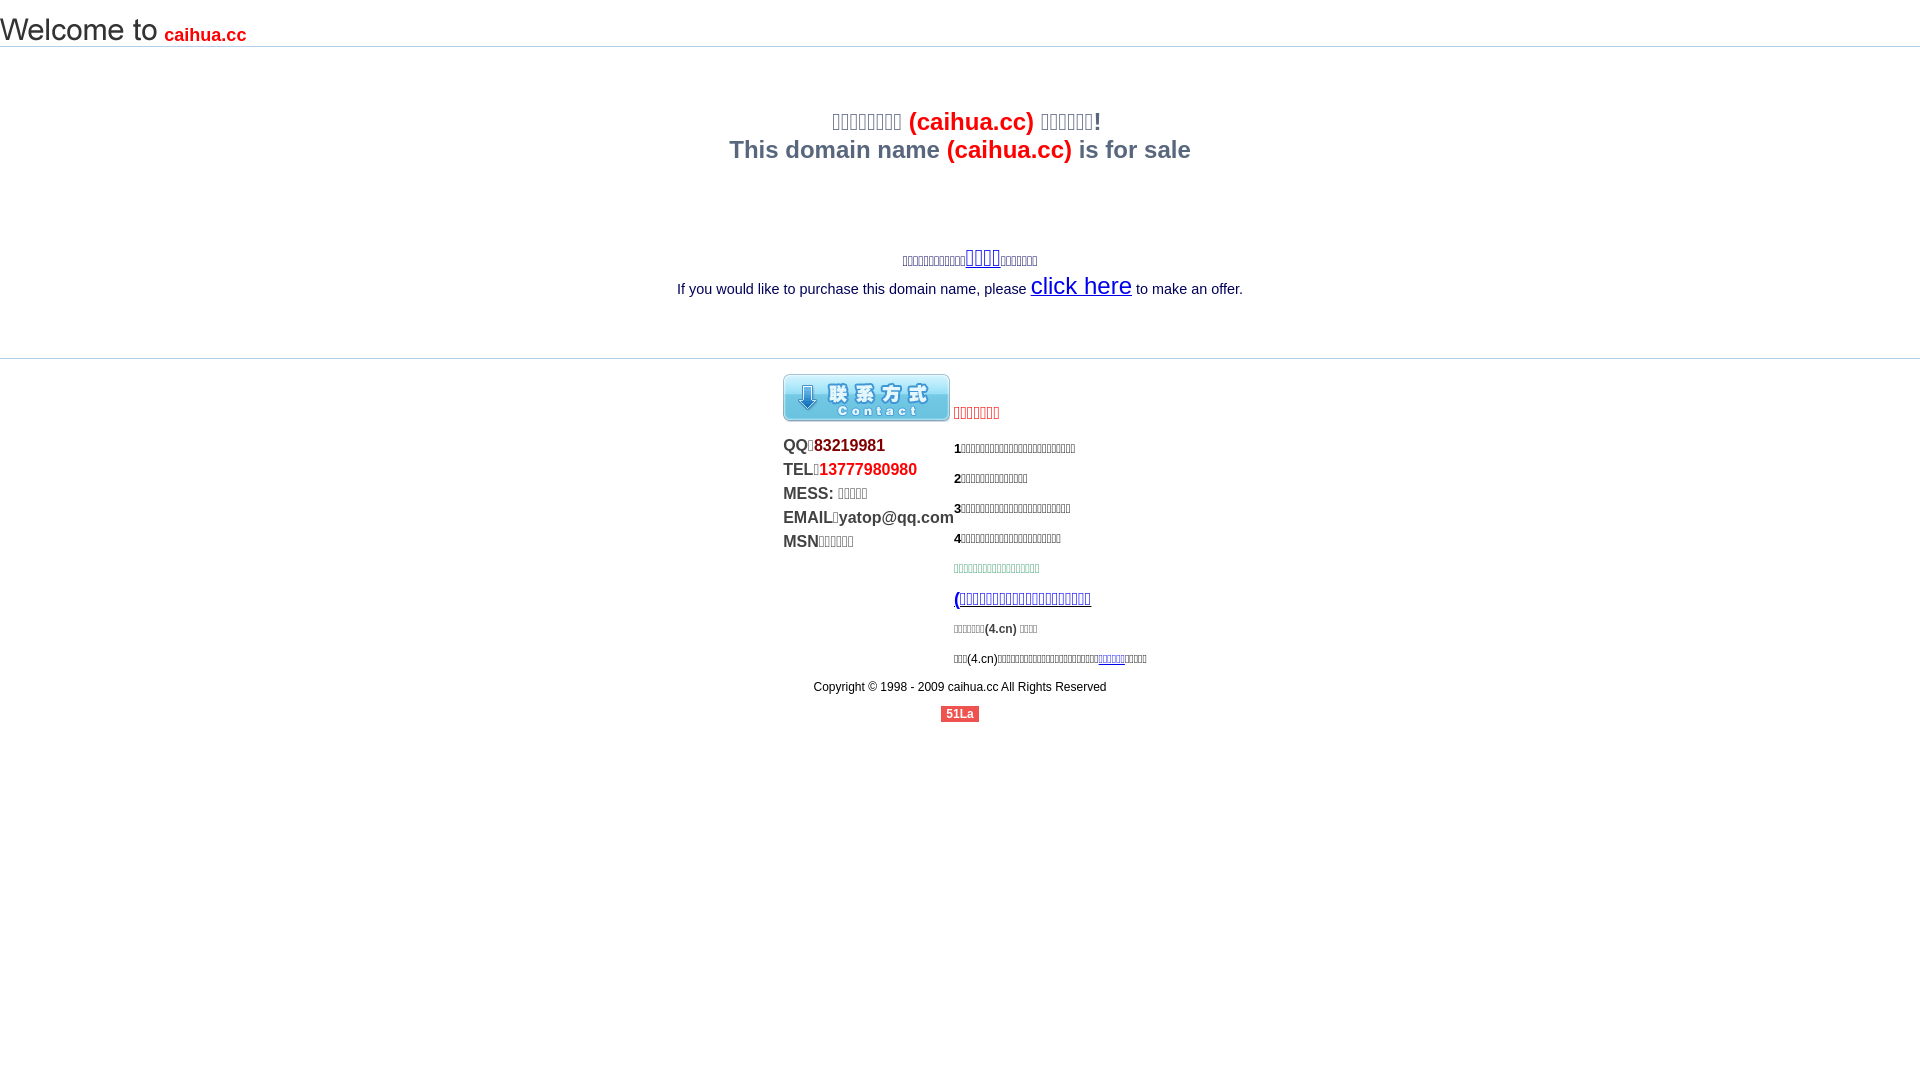 The image size is (1920, 1080). What do you see at coordinates (958, 712) in the screenshot?
I see `'51La'` at bounding box center [958, 712].